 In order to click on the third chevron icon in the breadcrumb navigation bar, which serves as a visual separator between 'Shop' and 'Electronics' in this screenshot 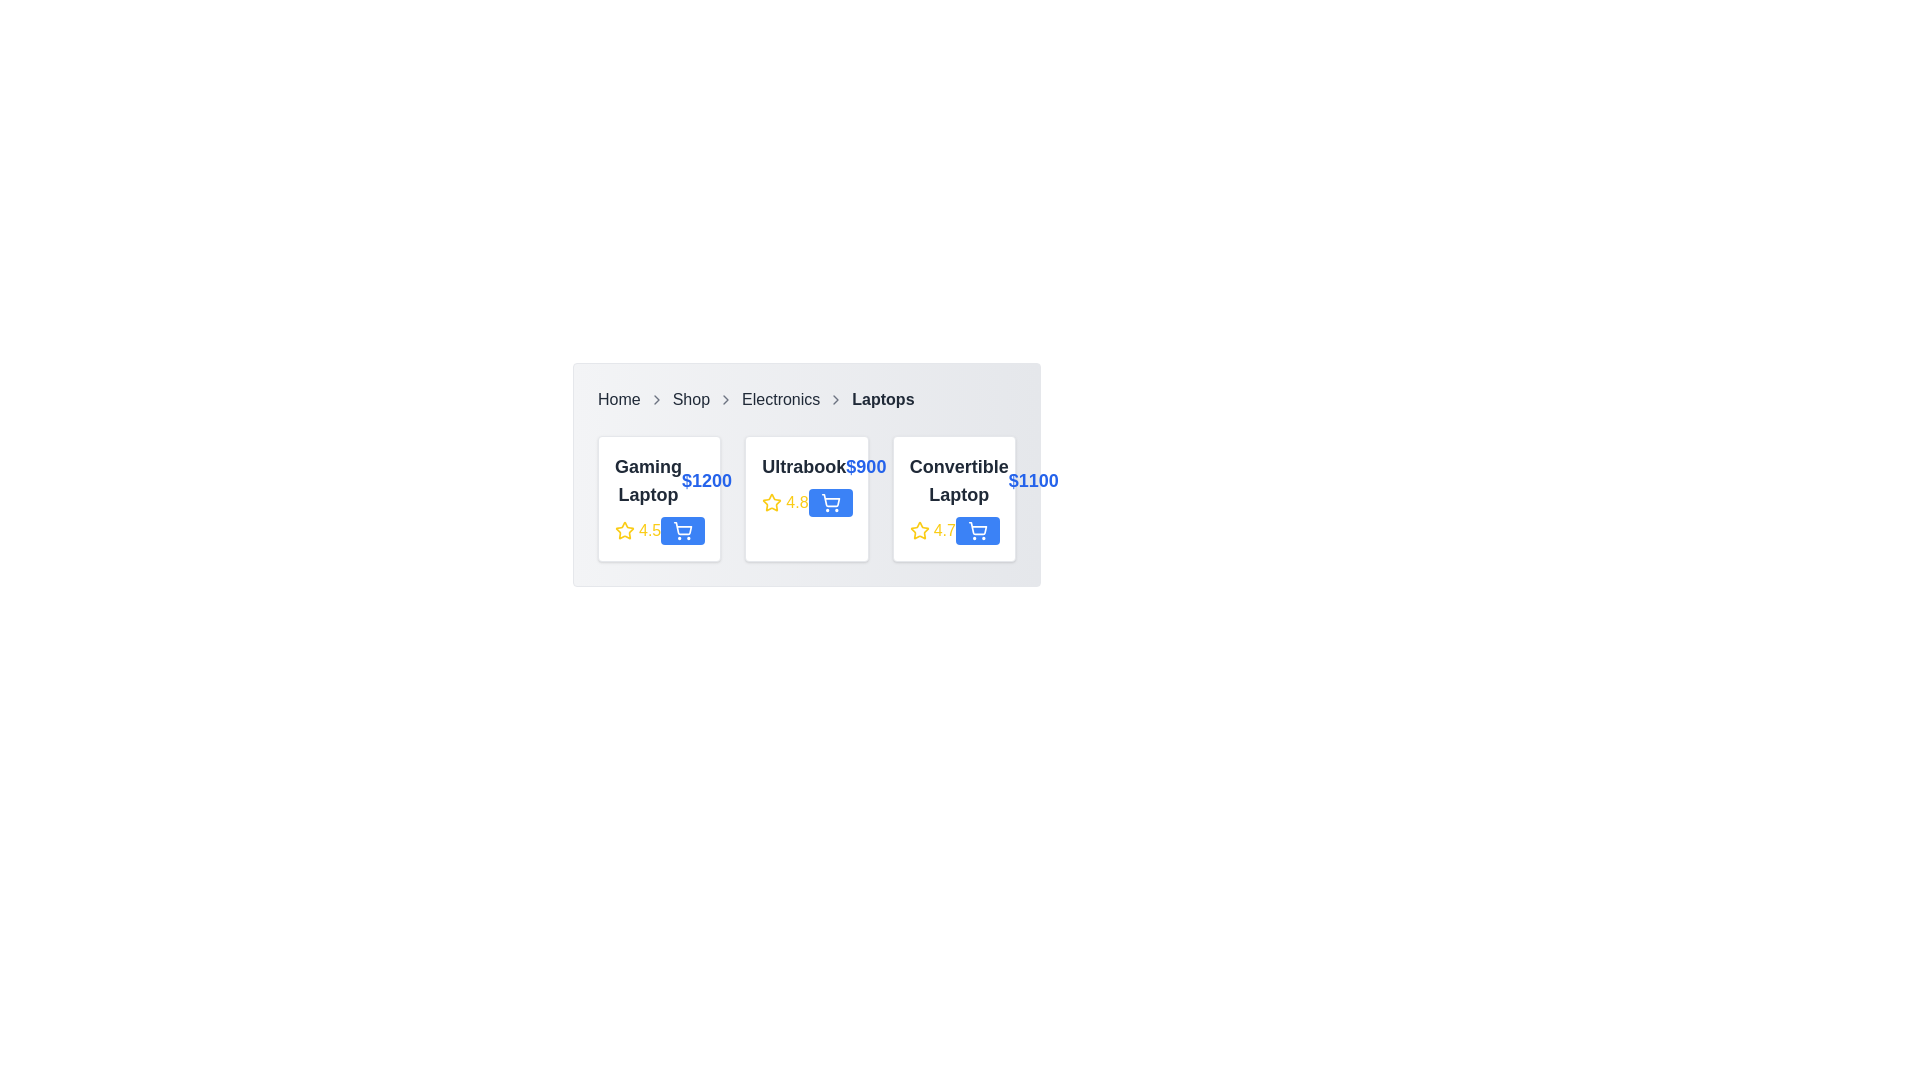, I will do `click(725, 400)`.